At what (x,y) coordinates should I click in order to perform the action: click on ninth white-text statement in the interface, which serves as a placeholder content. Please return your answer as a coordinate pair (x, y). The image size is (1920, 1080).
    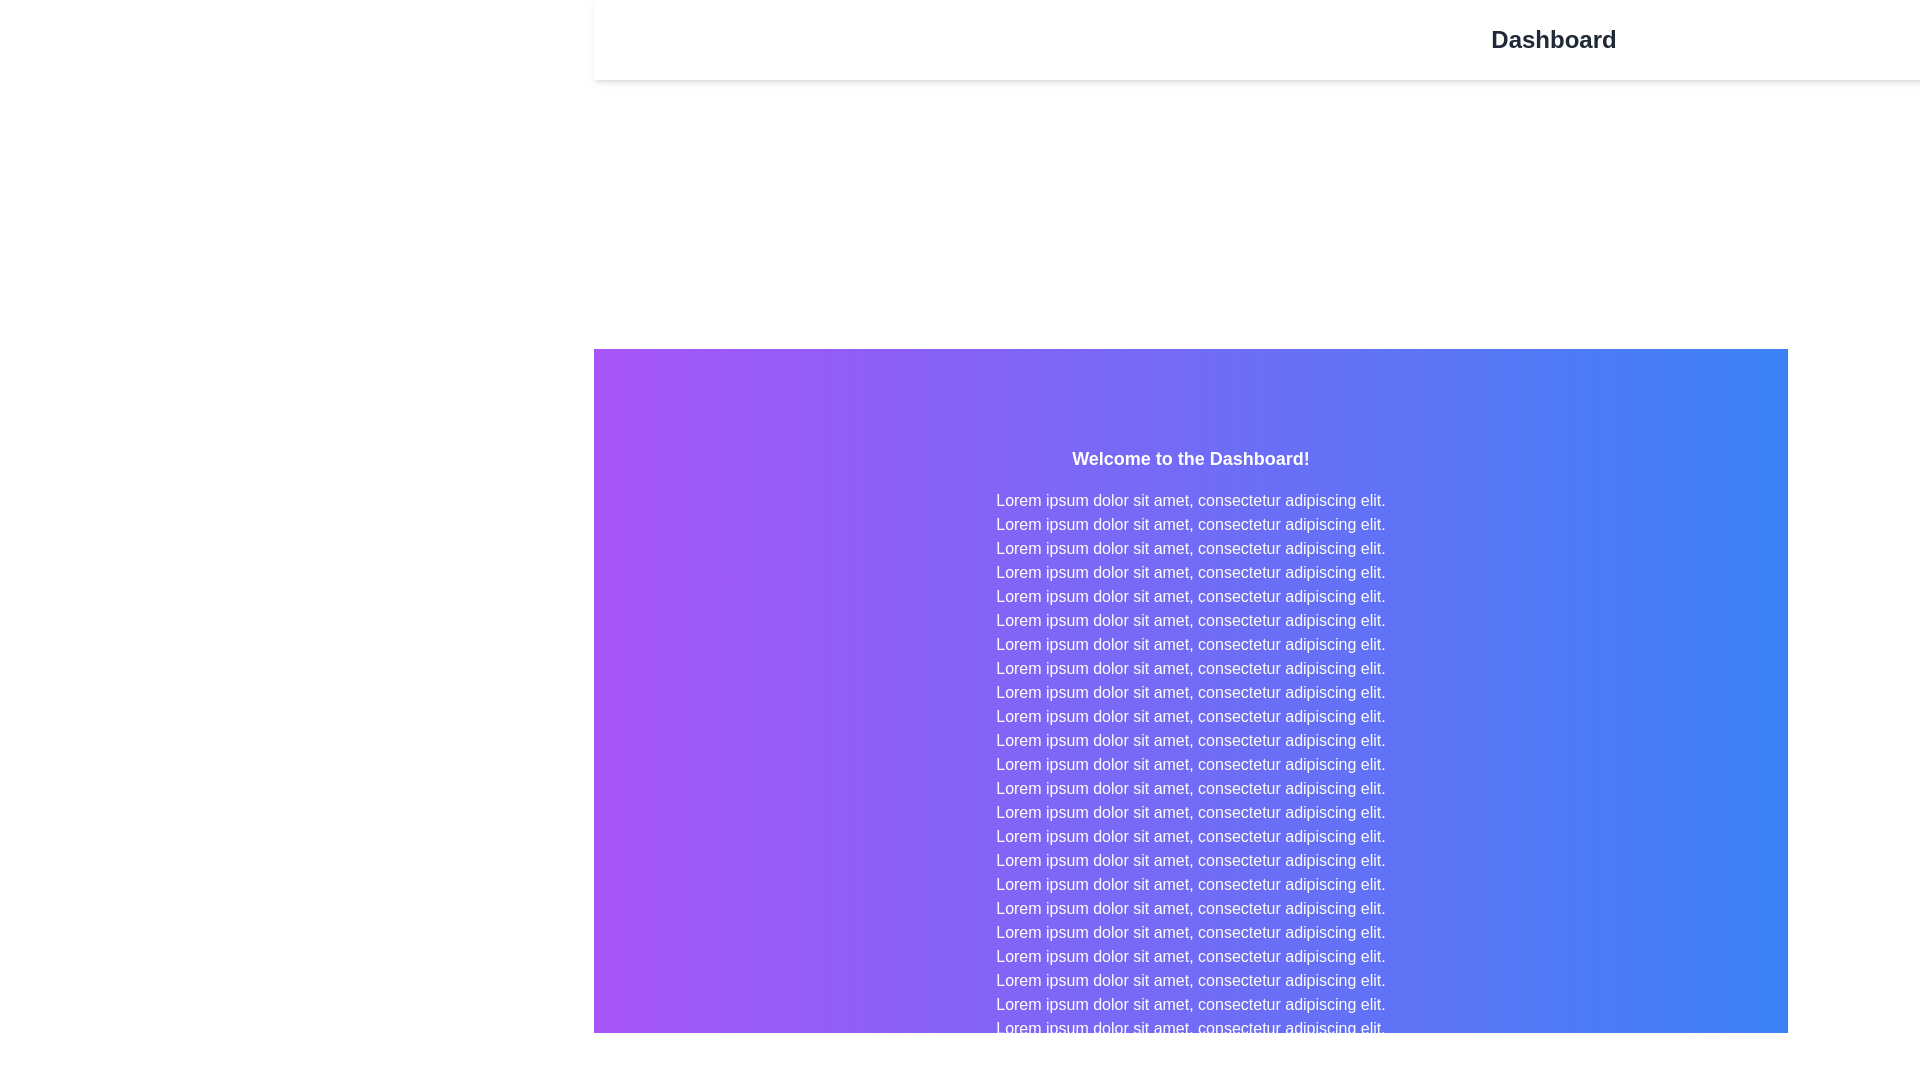
    Looking at the image, I should click on (1190, 668).